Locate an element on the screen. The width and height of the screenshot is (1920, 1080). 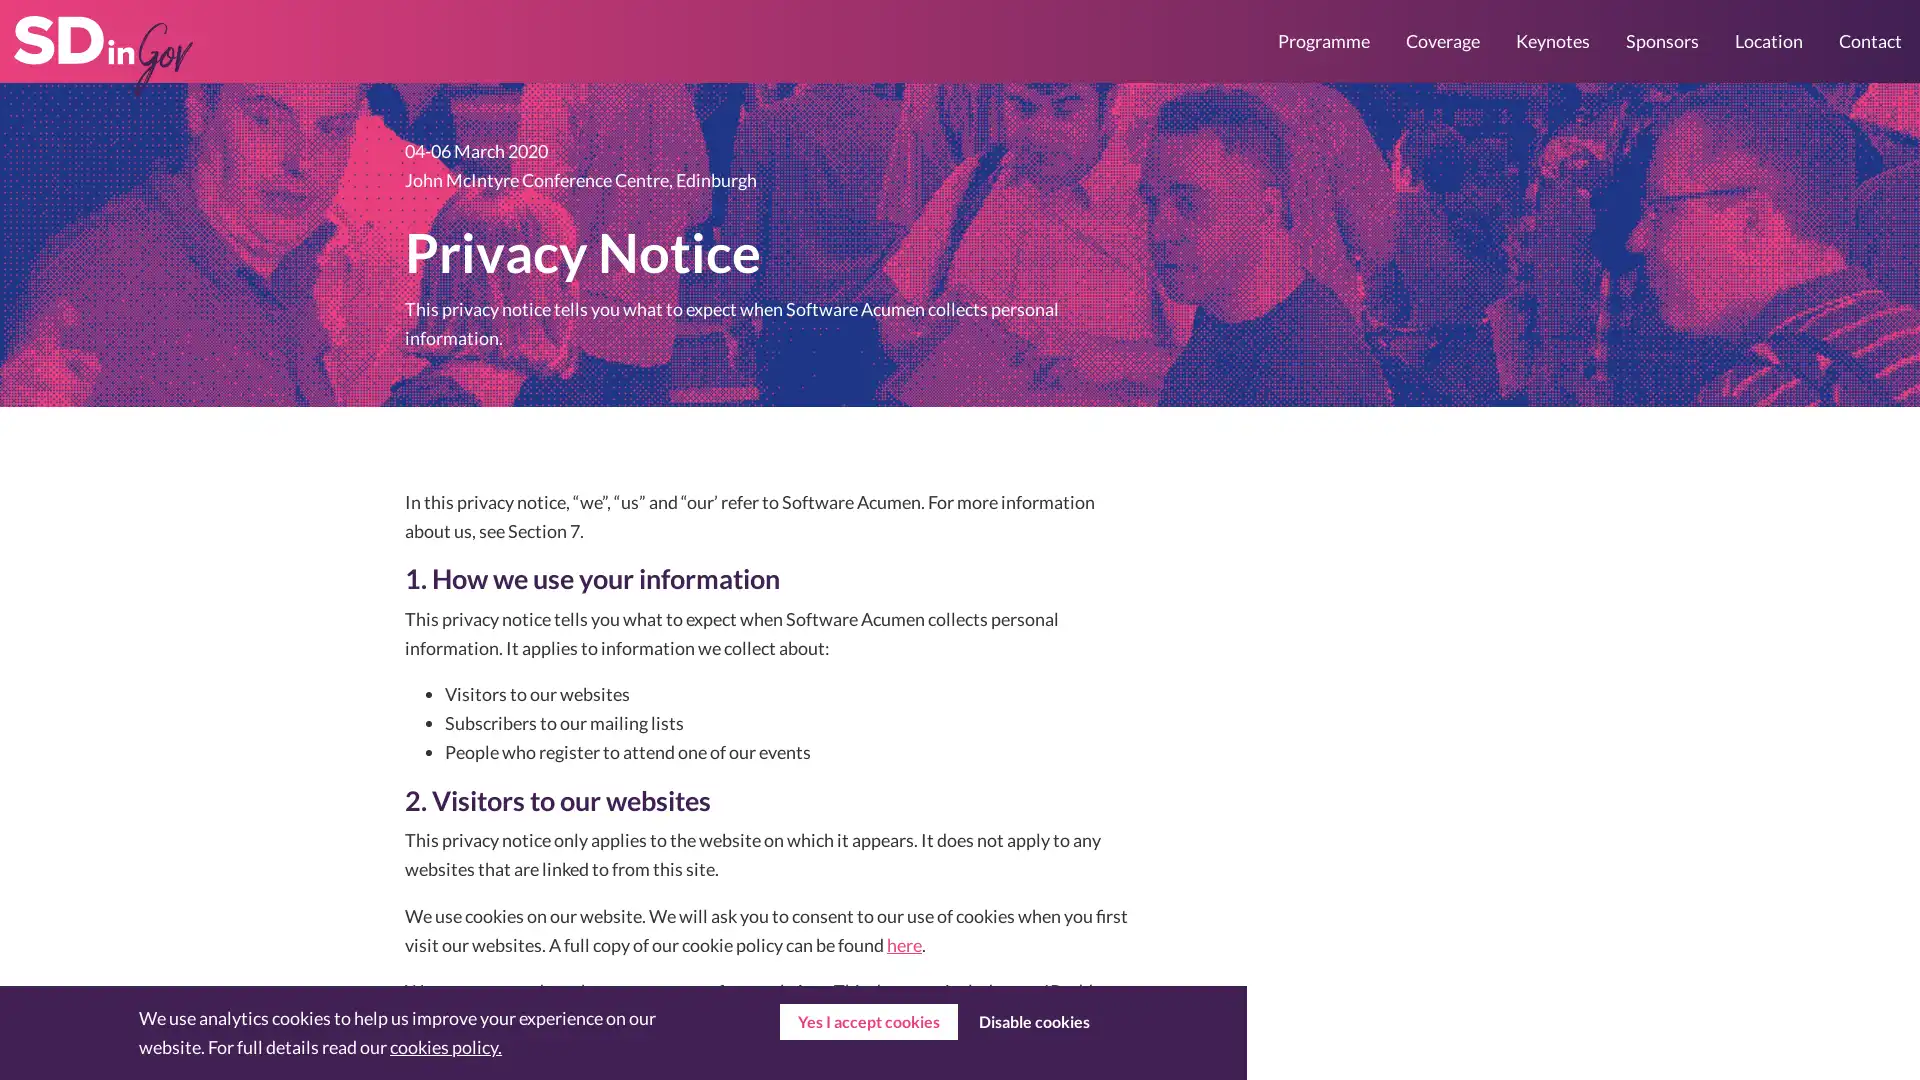
Disable cookies is located at coordinates (1033, 1022).